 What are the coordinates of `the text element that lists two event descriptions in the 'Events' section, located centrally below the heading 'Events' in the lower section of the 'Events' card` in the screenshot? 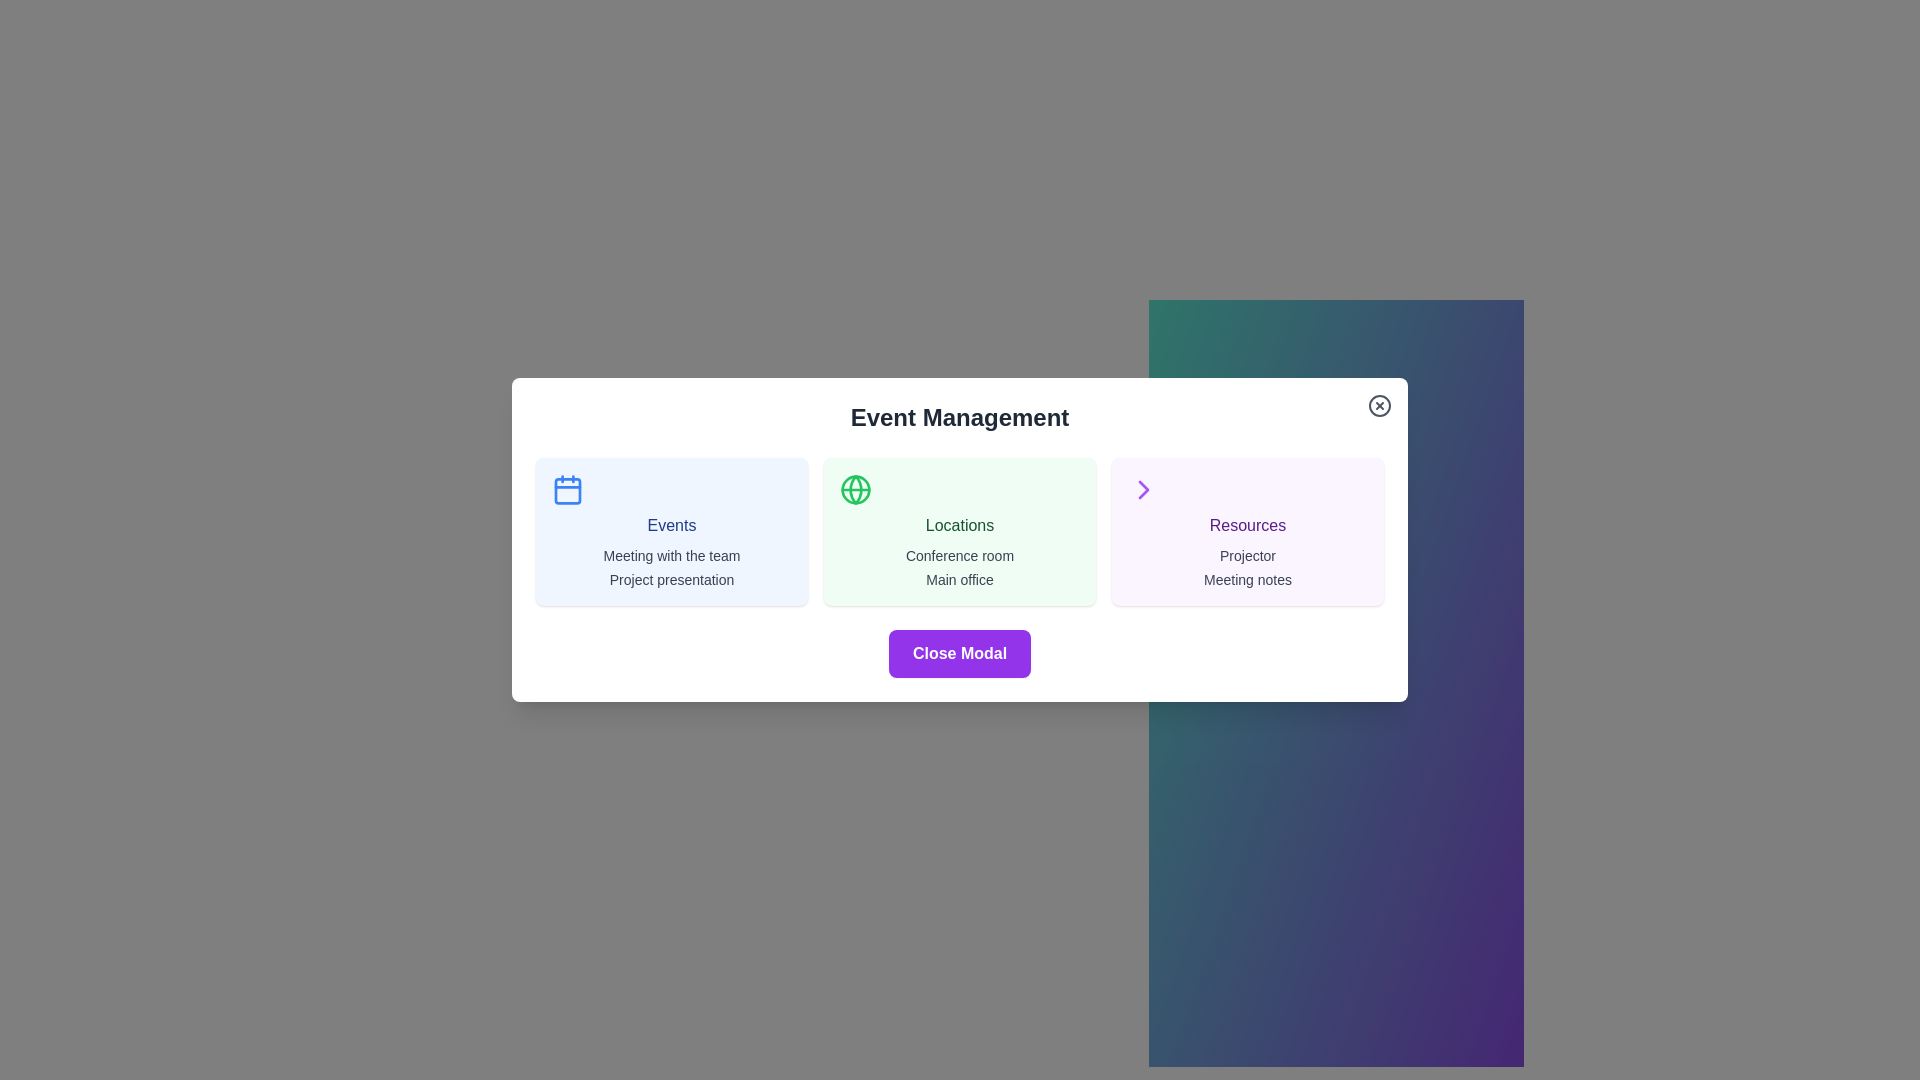 It's located at (672, 567).